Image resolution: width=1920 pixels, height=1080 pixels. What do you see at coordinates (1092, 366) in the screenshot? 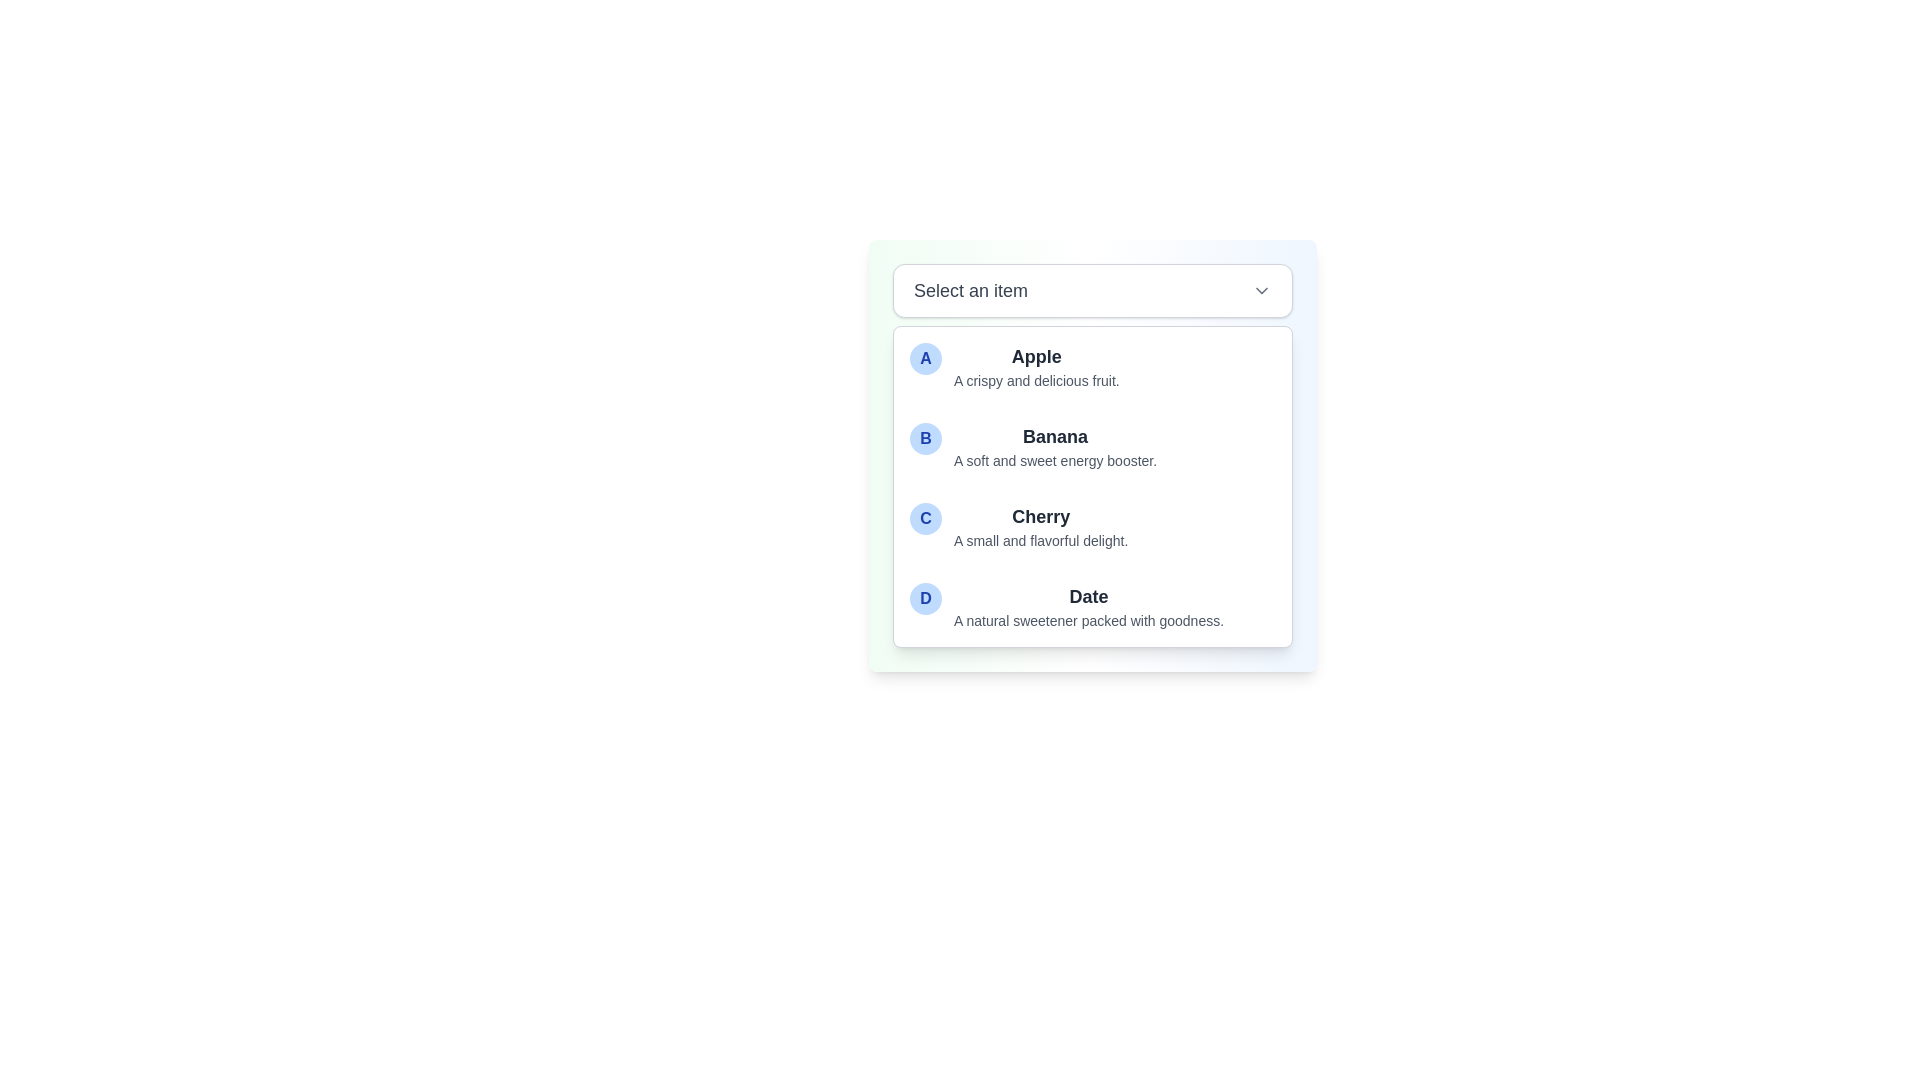
I see `the list item displaying a stylized letter 'A' on a circular blue background, followed by the text 'Apple'` at bounding box center [1092, 366].